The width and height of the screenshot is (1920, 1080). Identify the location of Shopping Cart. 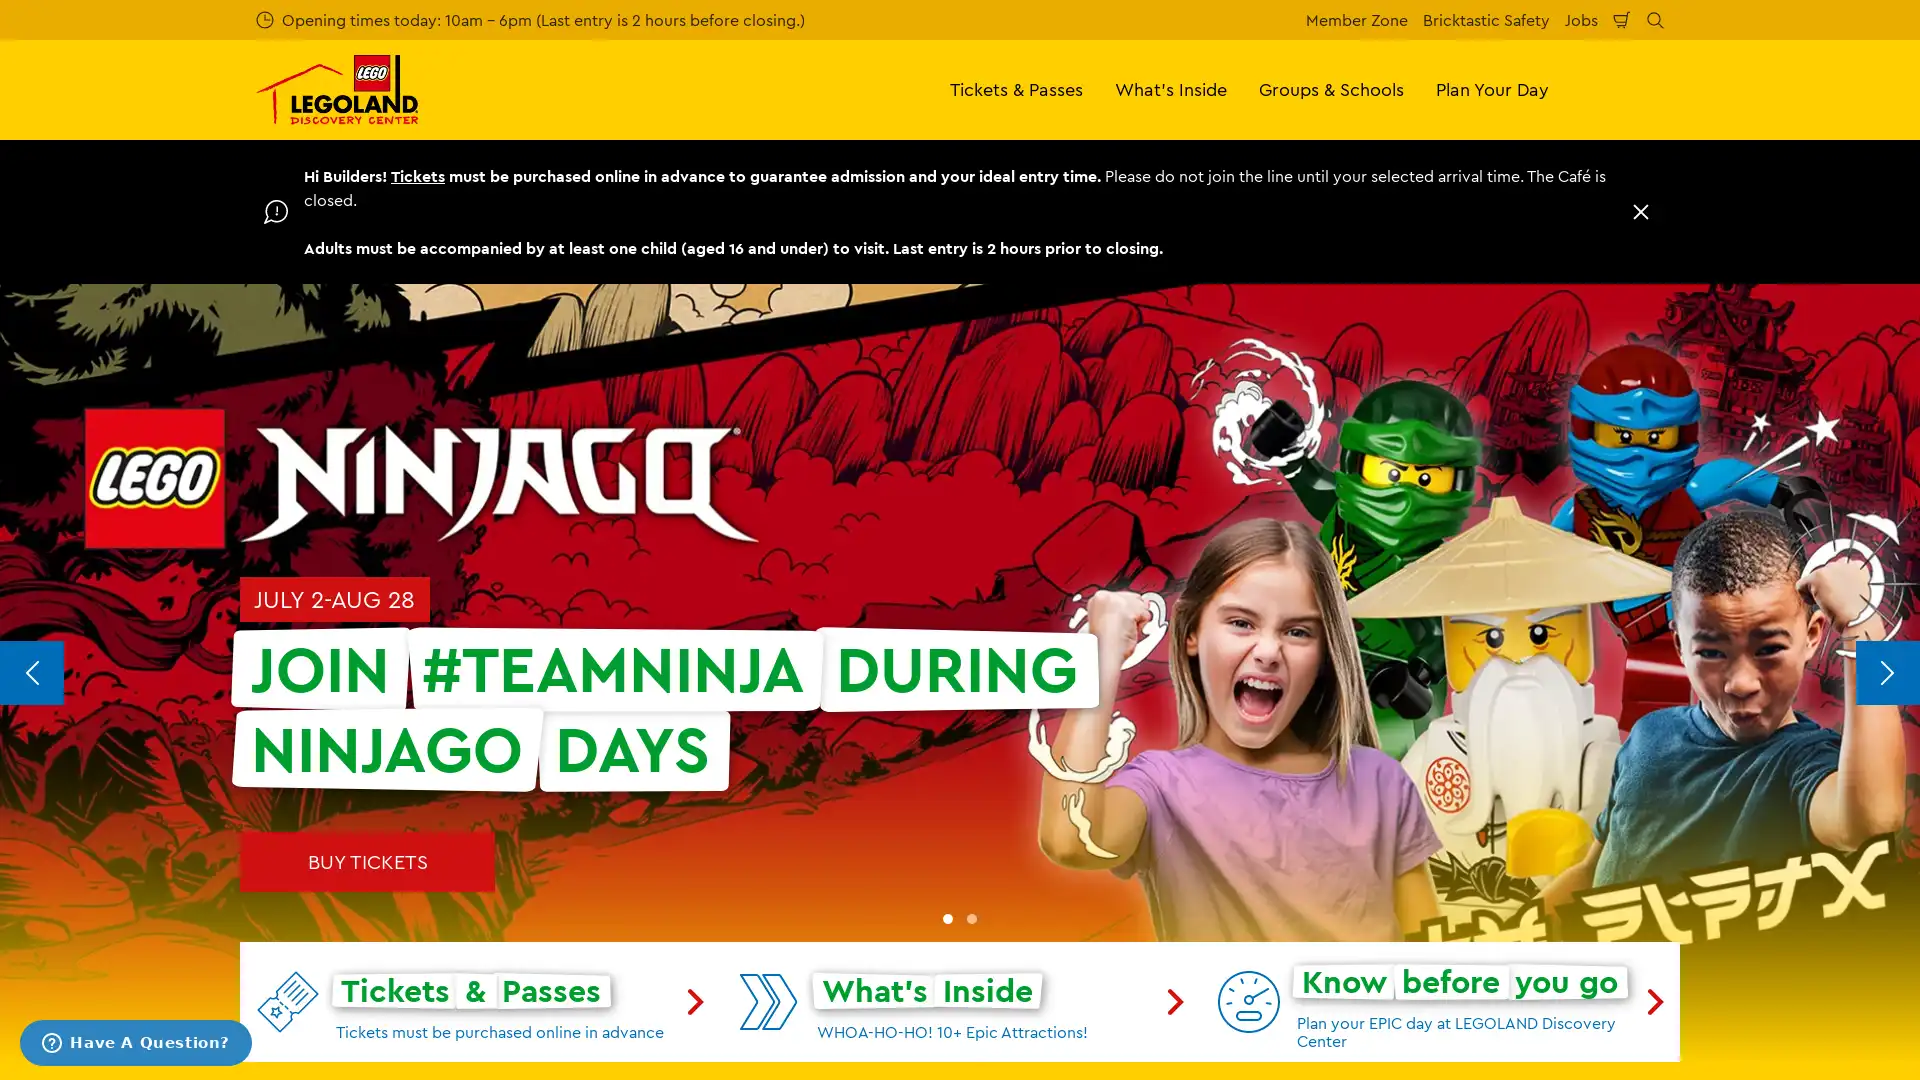
(1622, 19).